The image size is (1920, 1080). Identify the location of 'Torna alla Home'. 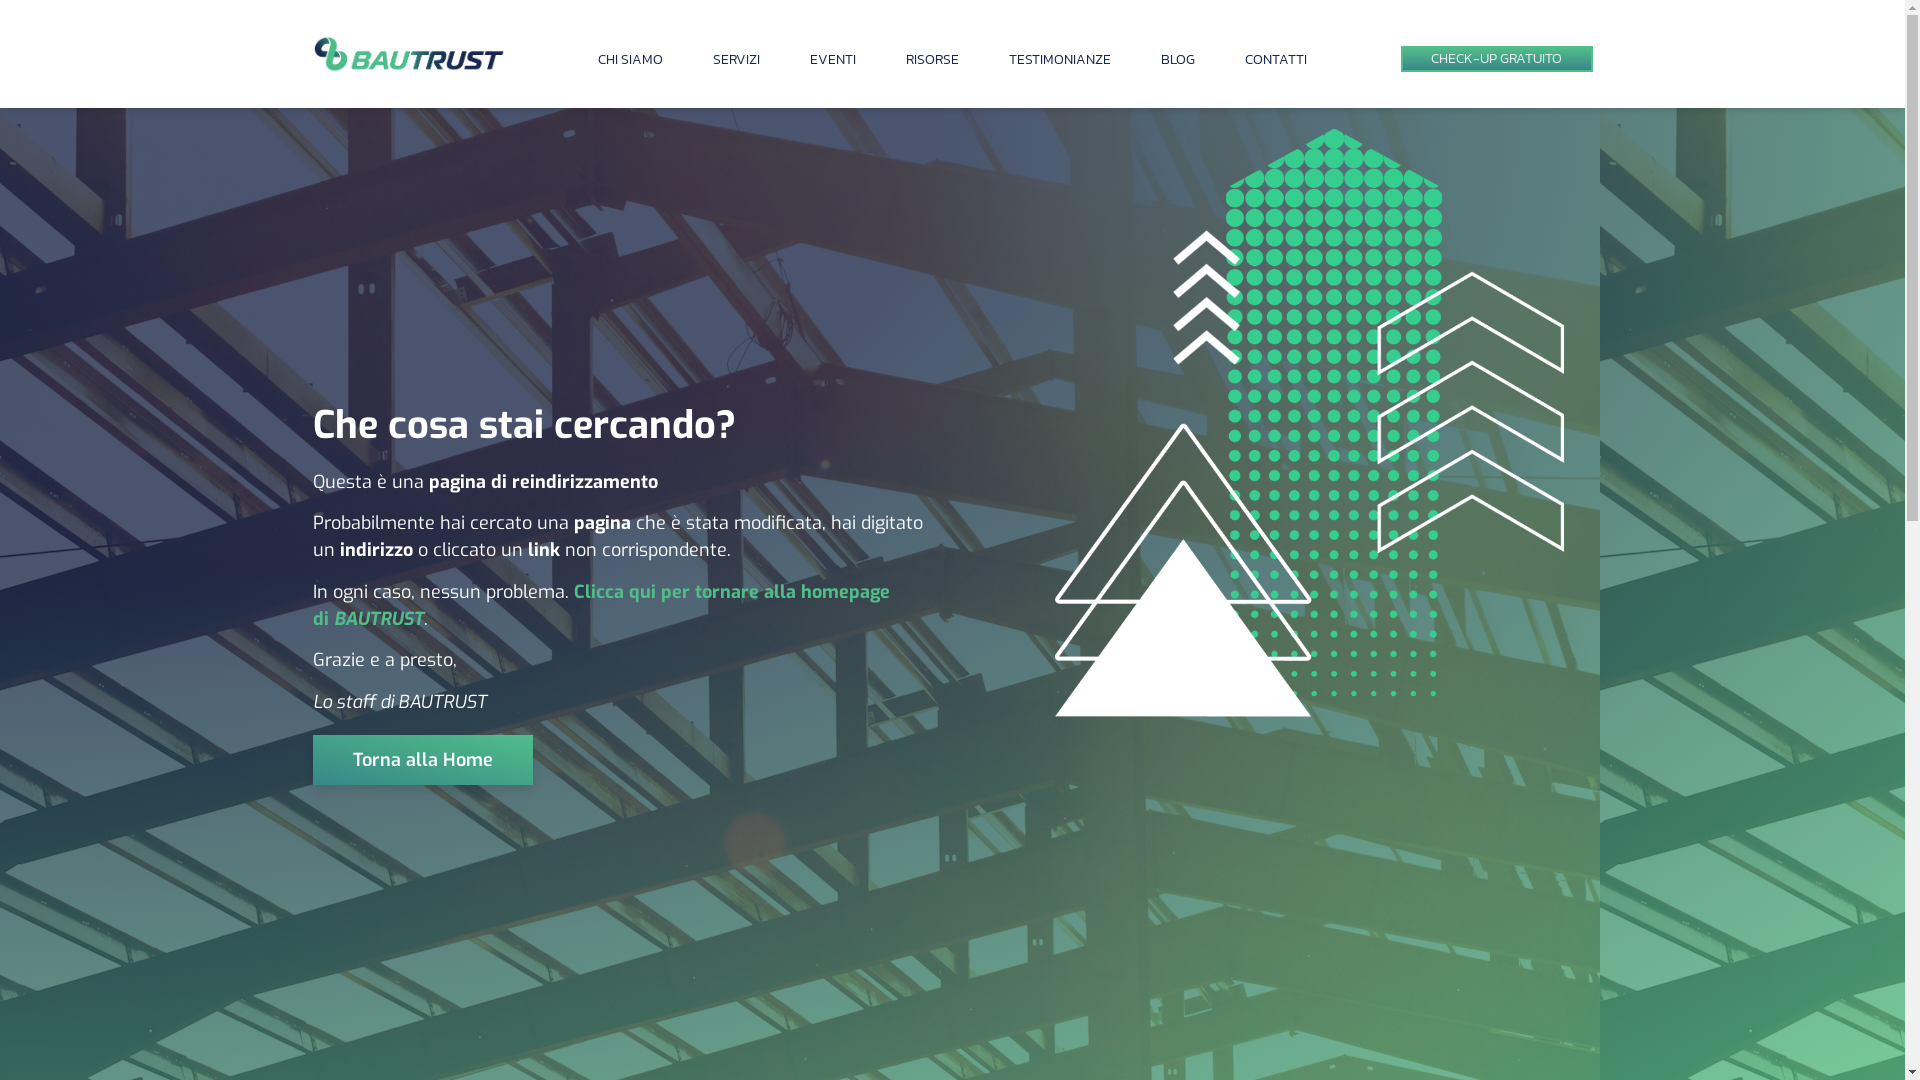
(421, 759).